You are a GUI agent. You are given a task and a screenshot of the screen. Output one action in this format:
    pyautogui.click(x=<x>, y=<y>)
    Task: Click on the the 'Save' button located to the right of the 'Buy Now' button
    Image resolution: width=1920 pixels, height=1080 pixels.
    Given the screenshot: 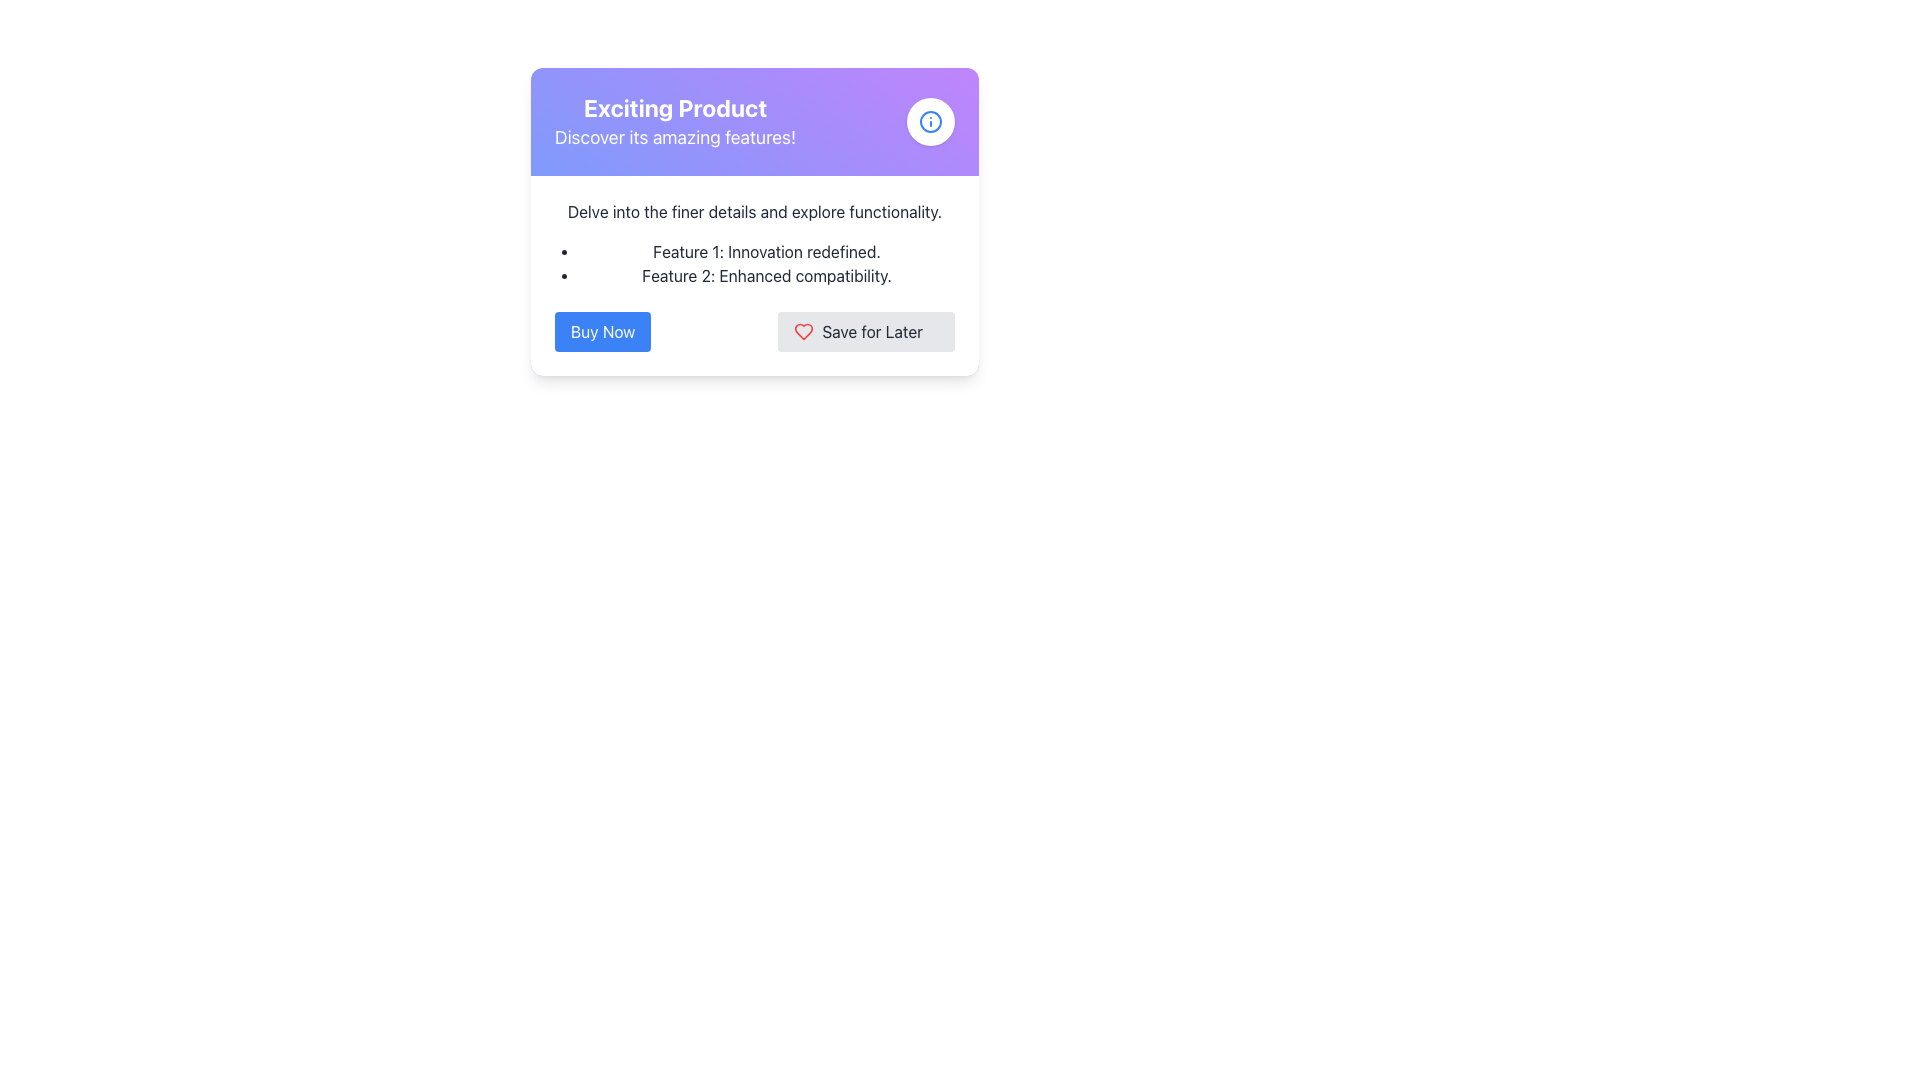 What is the action you would take?
    pyautogui.click(x=866, y=330)
    